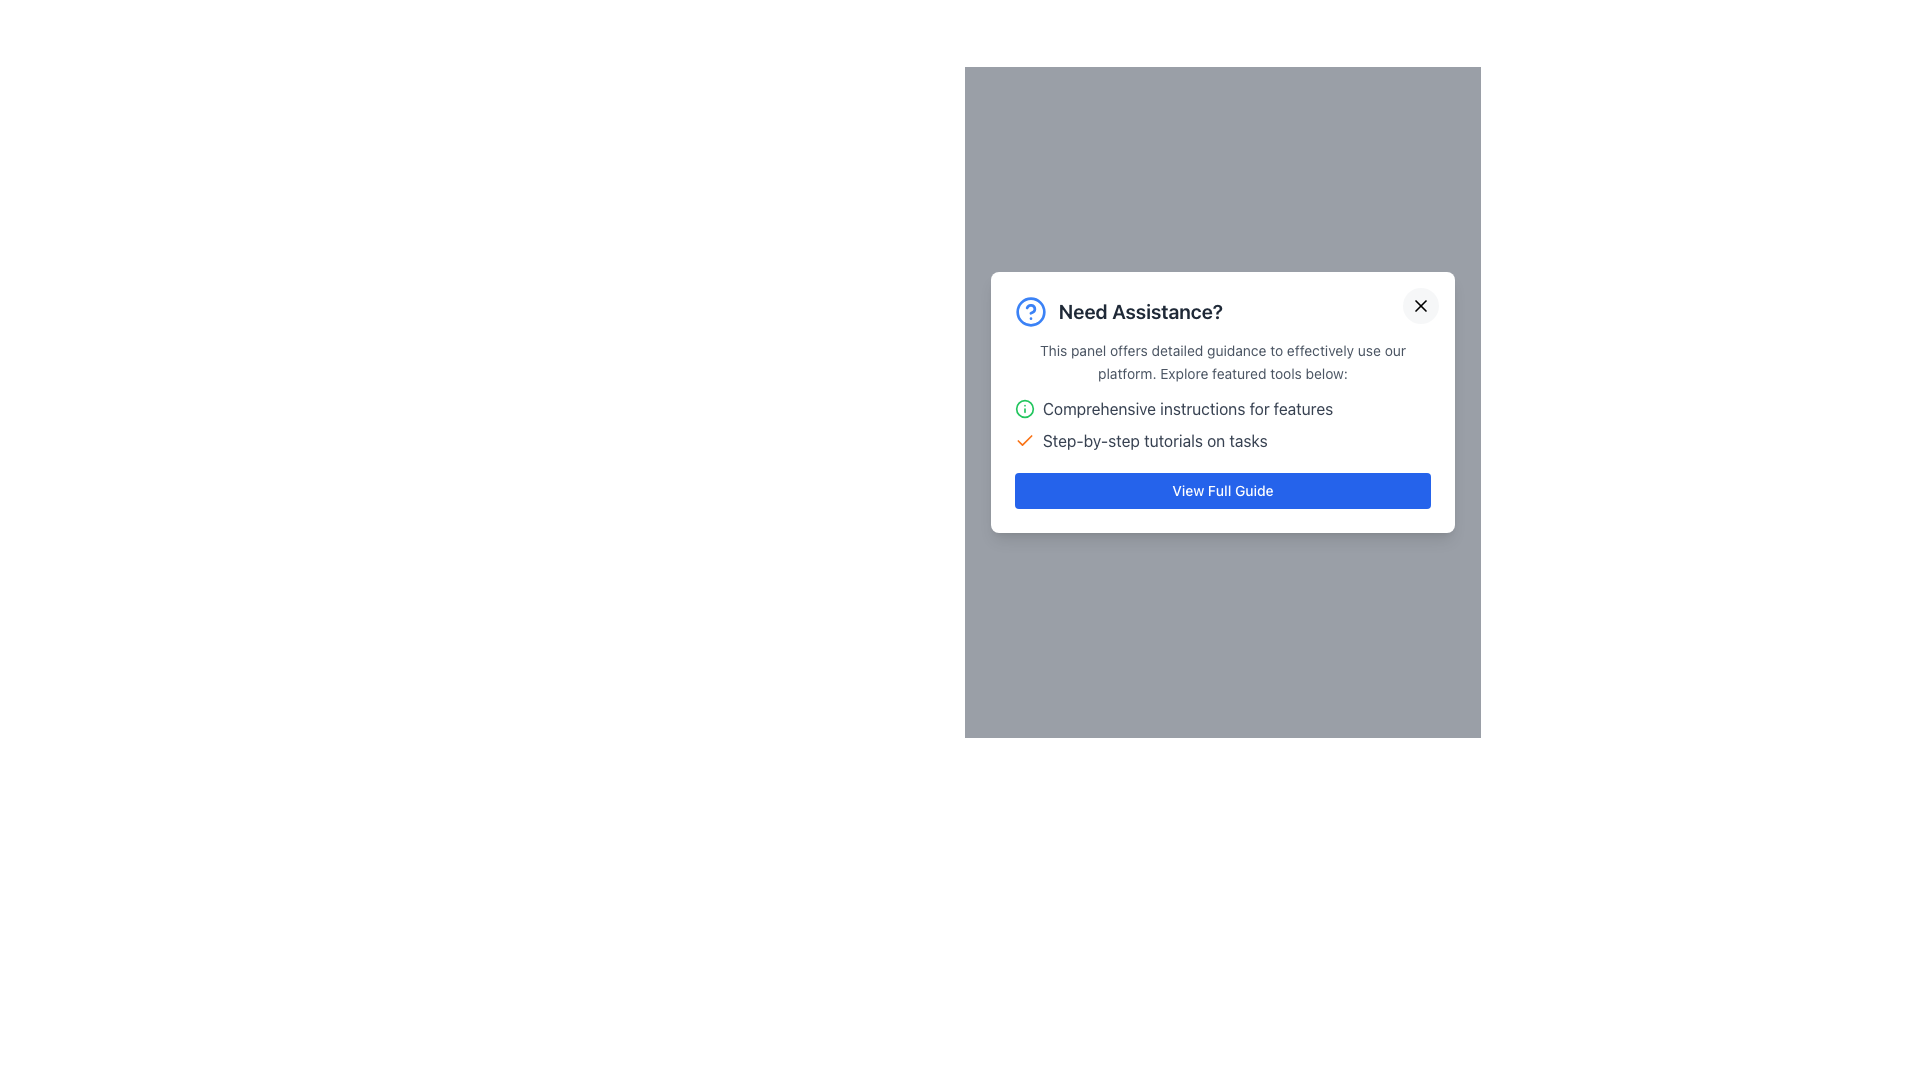 This screenshot has height=1080, width=1920. Describe the element at coordinates (1024, 408) in the screenshot. I see `the green circular icon with an 'i' character, which indicates information, located to the left of the text label in the first list item labeled 'Comprehensive instructions for features.'` at that location.